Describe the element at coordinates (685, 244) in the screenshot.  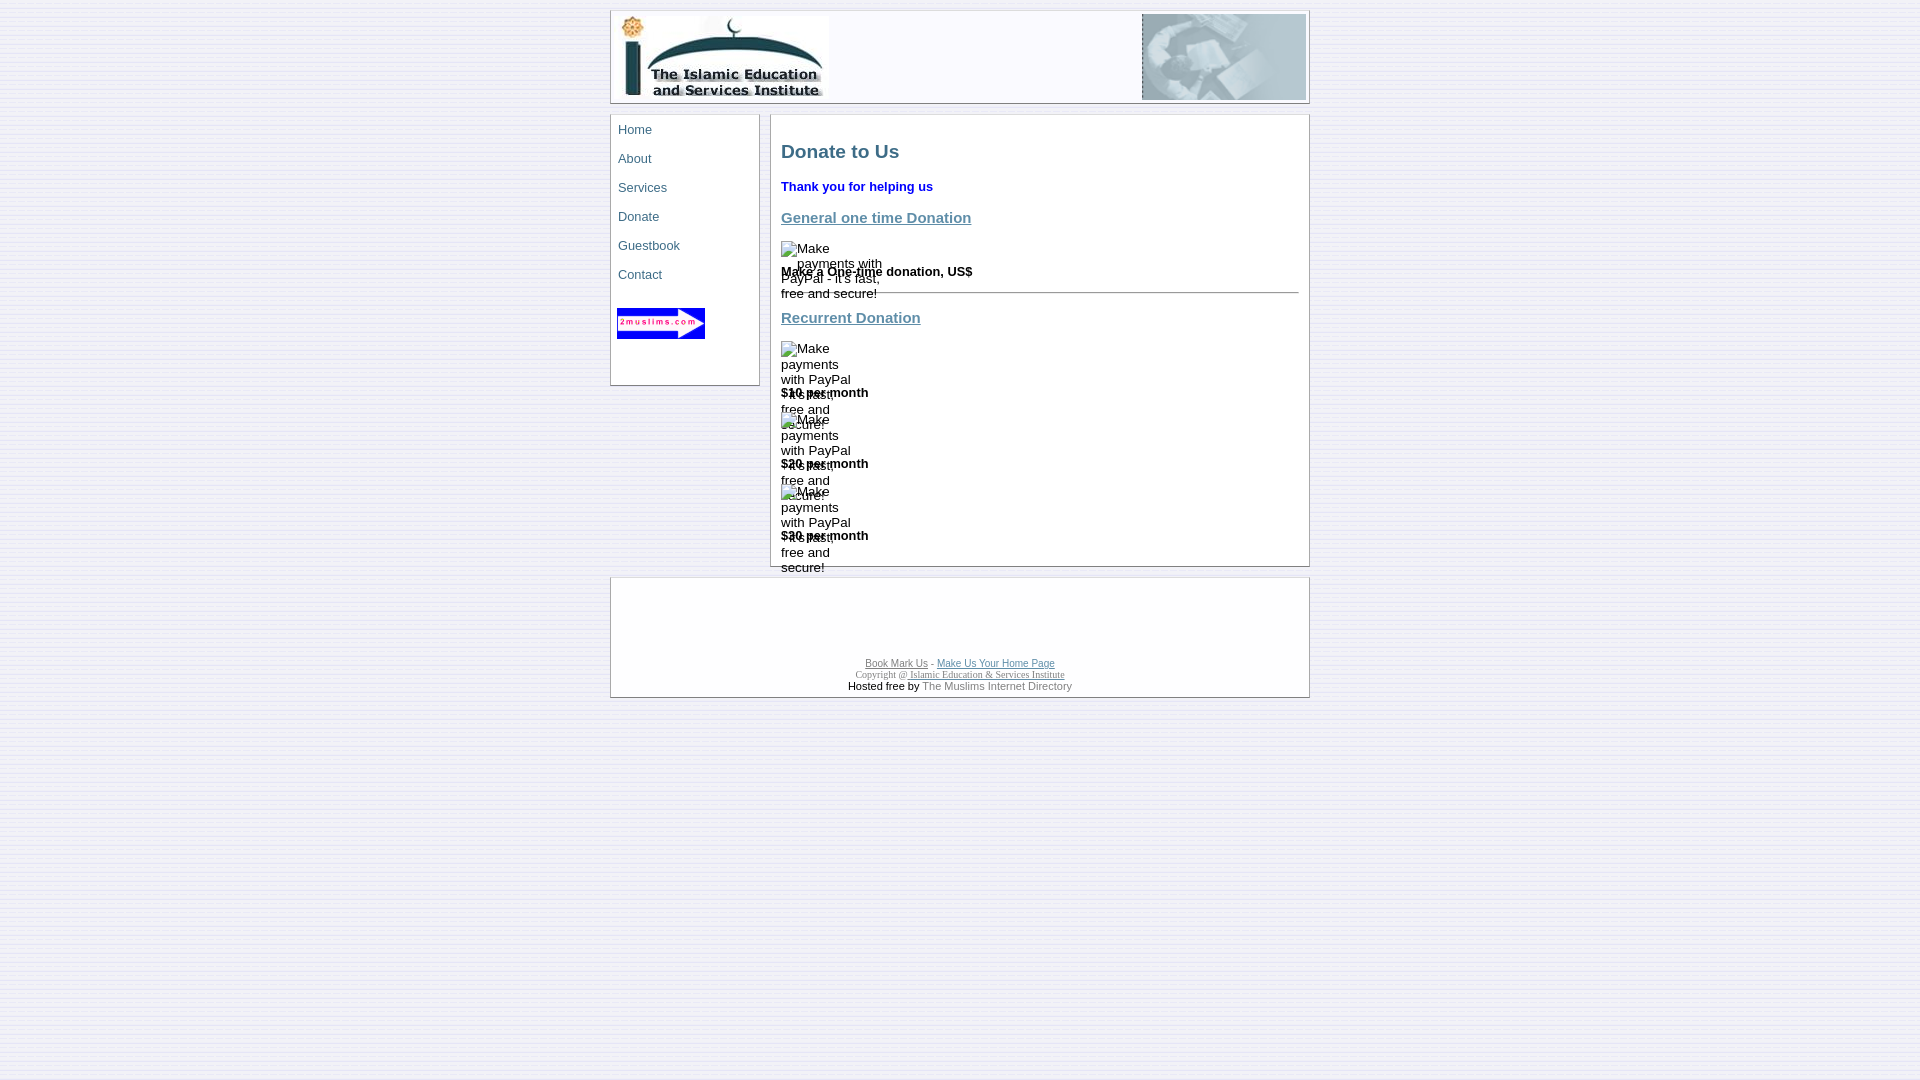
I see `'Guestbook'` at that location.